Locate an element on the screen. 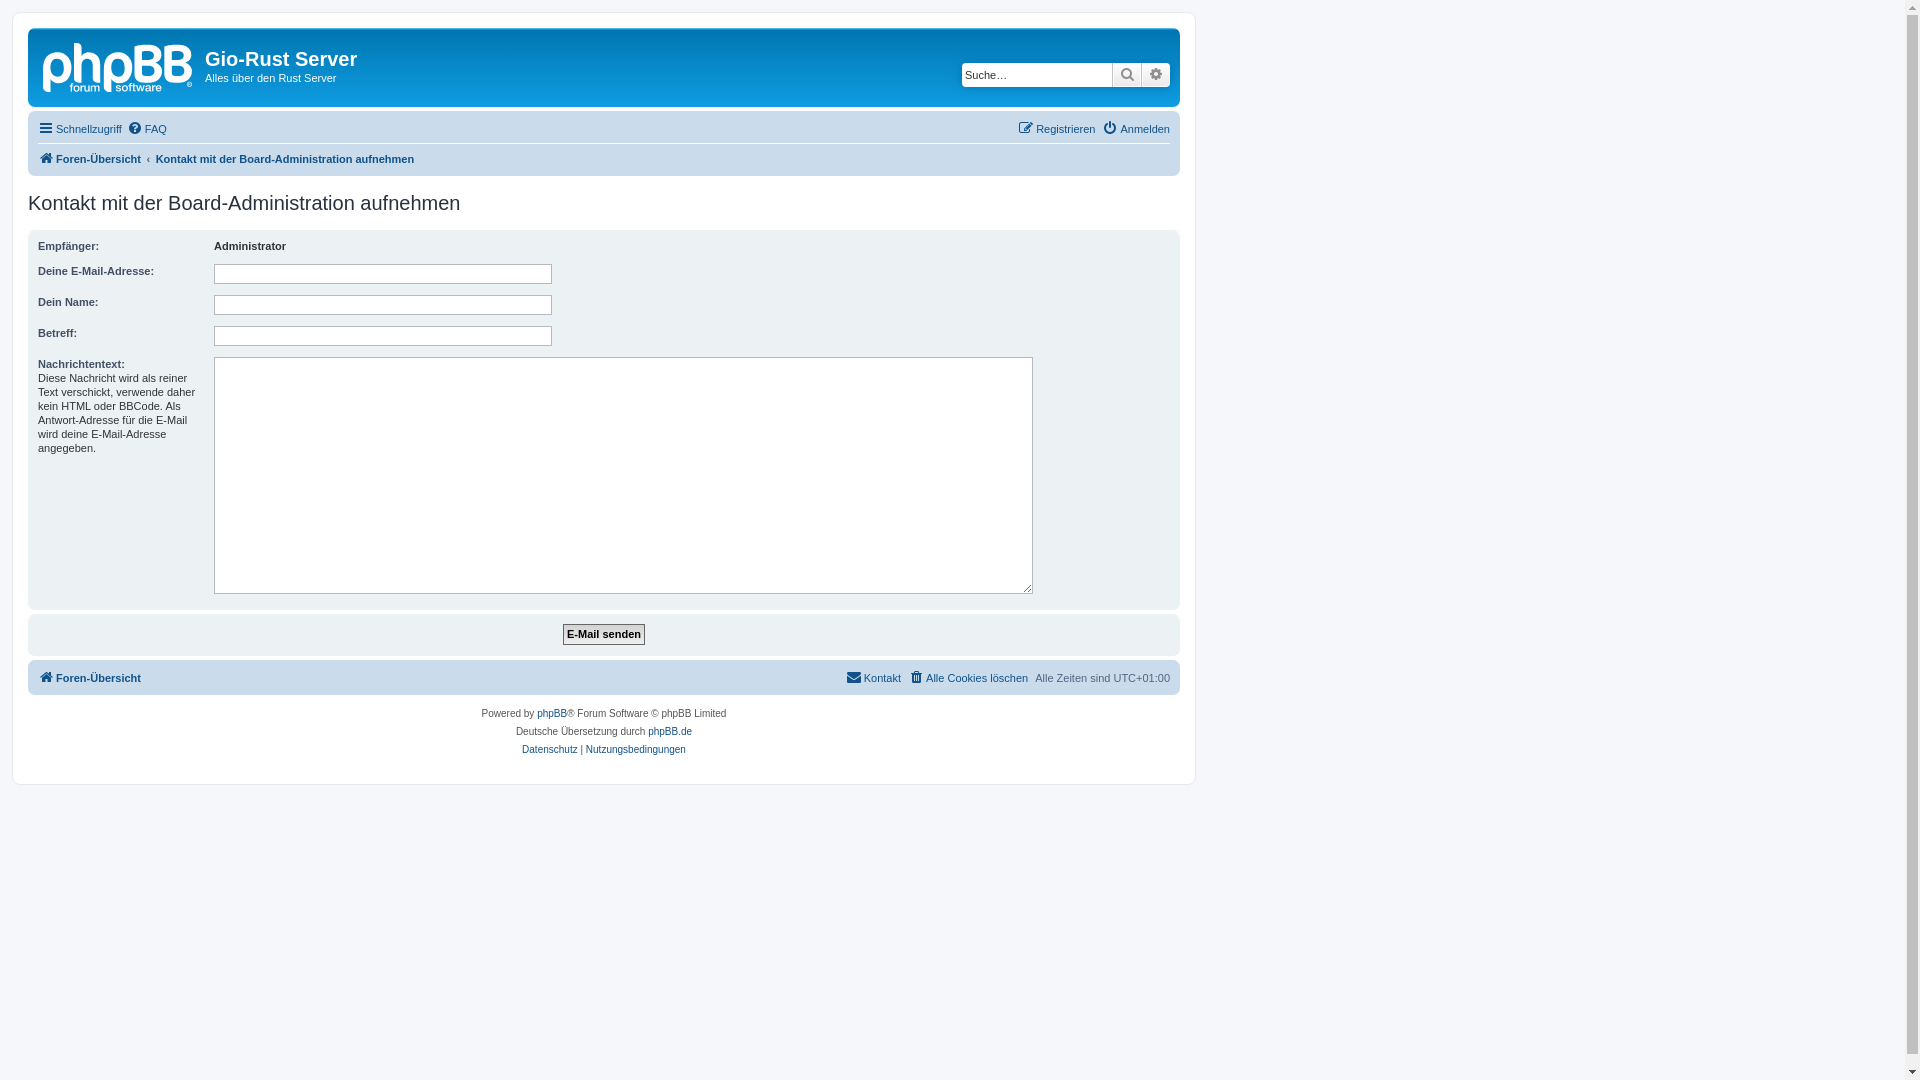 The width and height of the screenshot is (1920, 1080). 'E-Mail senden' is located at coordinates (603, 634).